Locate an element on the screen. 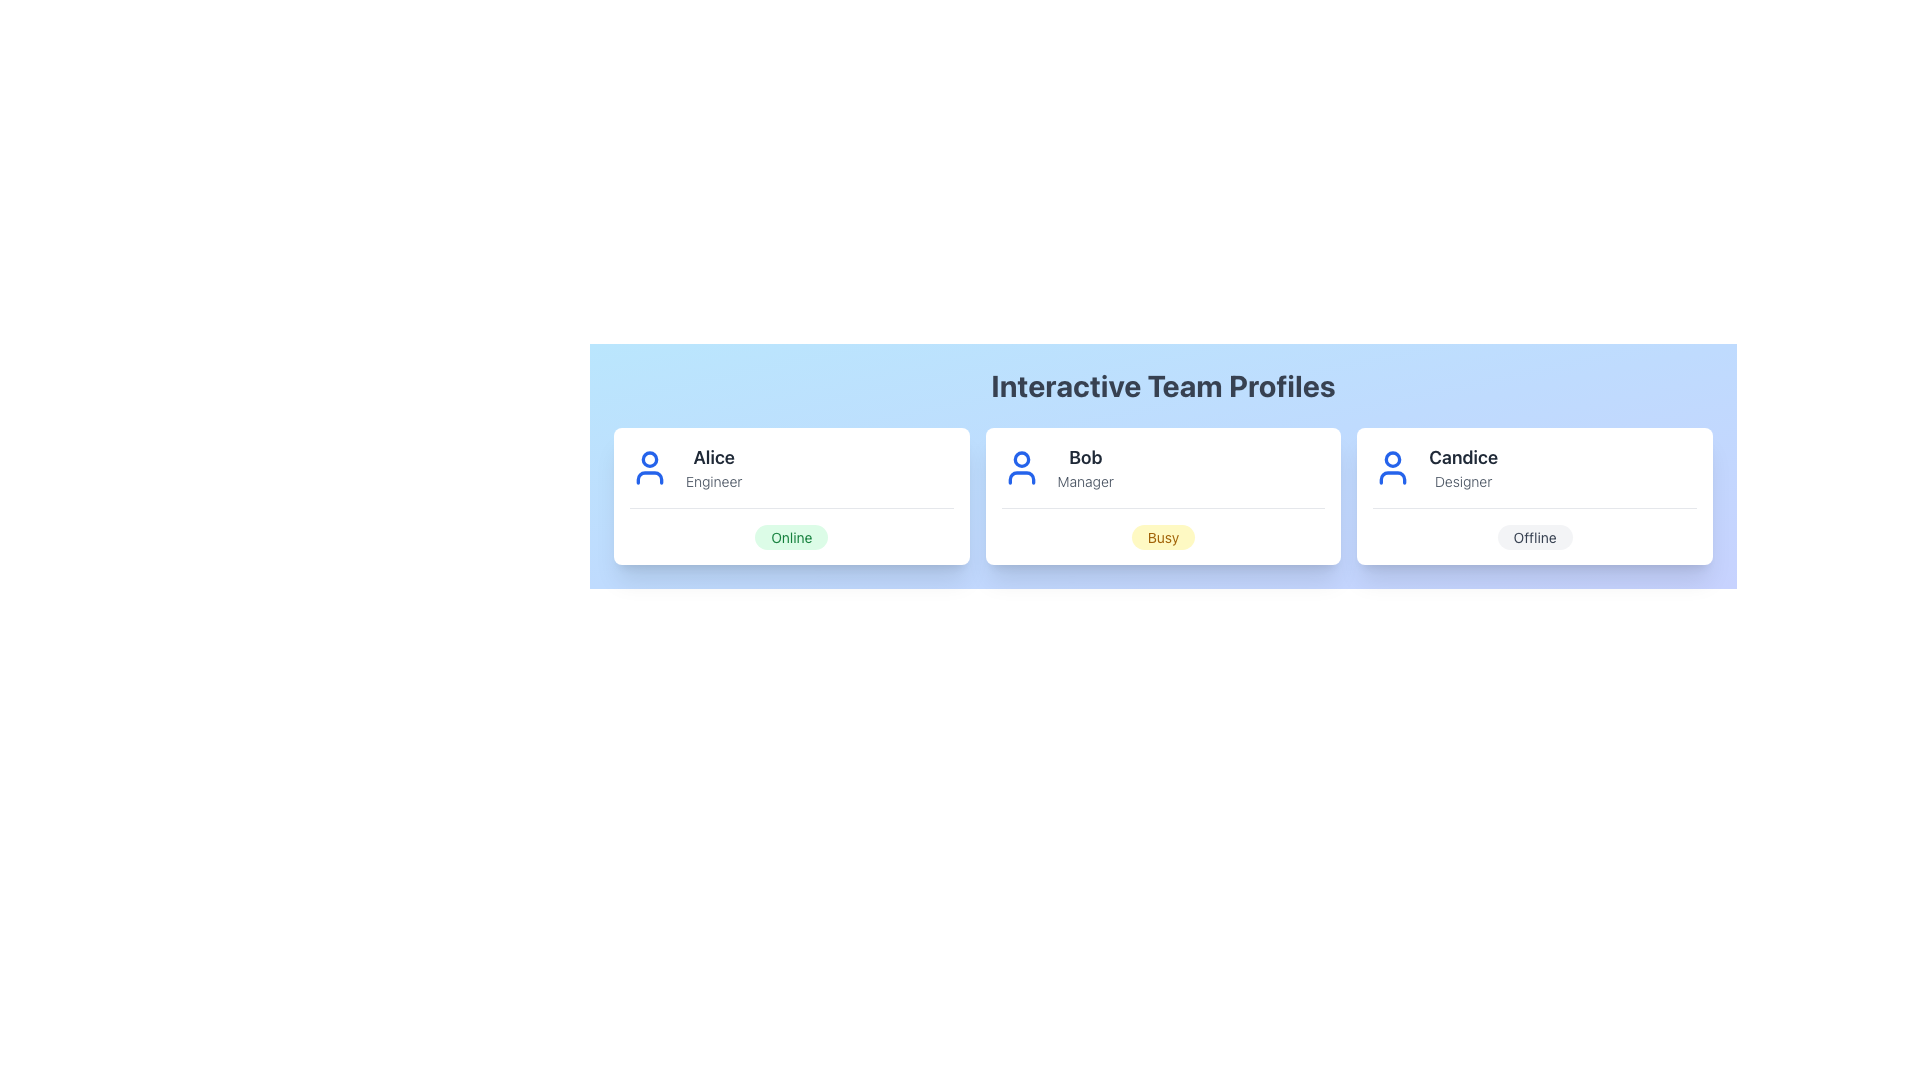 This screenshot has height=1080, width=1920. the curved line element of the SVG user icon representing the profile of 'Candice', located near the bottom part of the icon is located at coordinates (1392, 478).